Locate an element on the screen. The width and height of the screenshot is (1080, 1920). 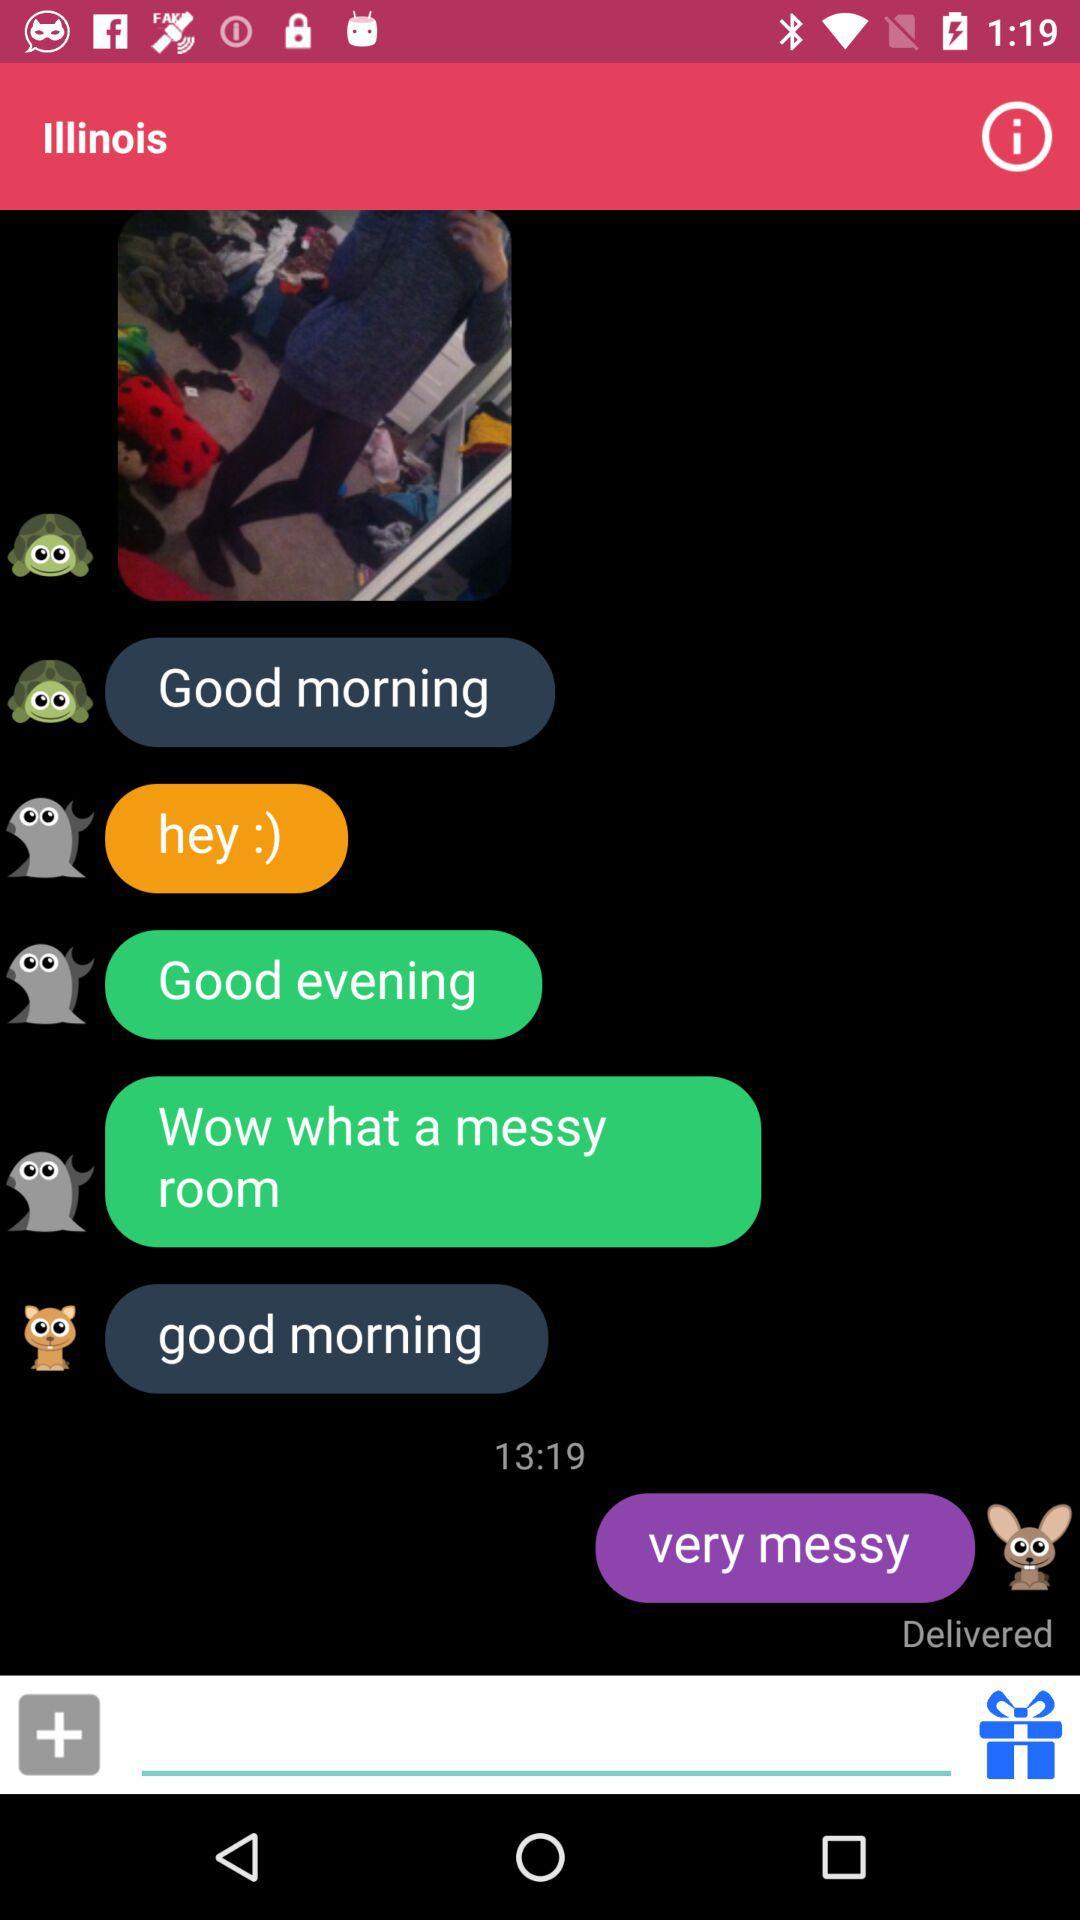
this emoji is located at coordinates (1029, 1546).